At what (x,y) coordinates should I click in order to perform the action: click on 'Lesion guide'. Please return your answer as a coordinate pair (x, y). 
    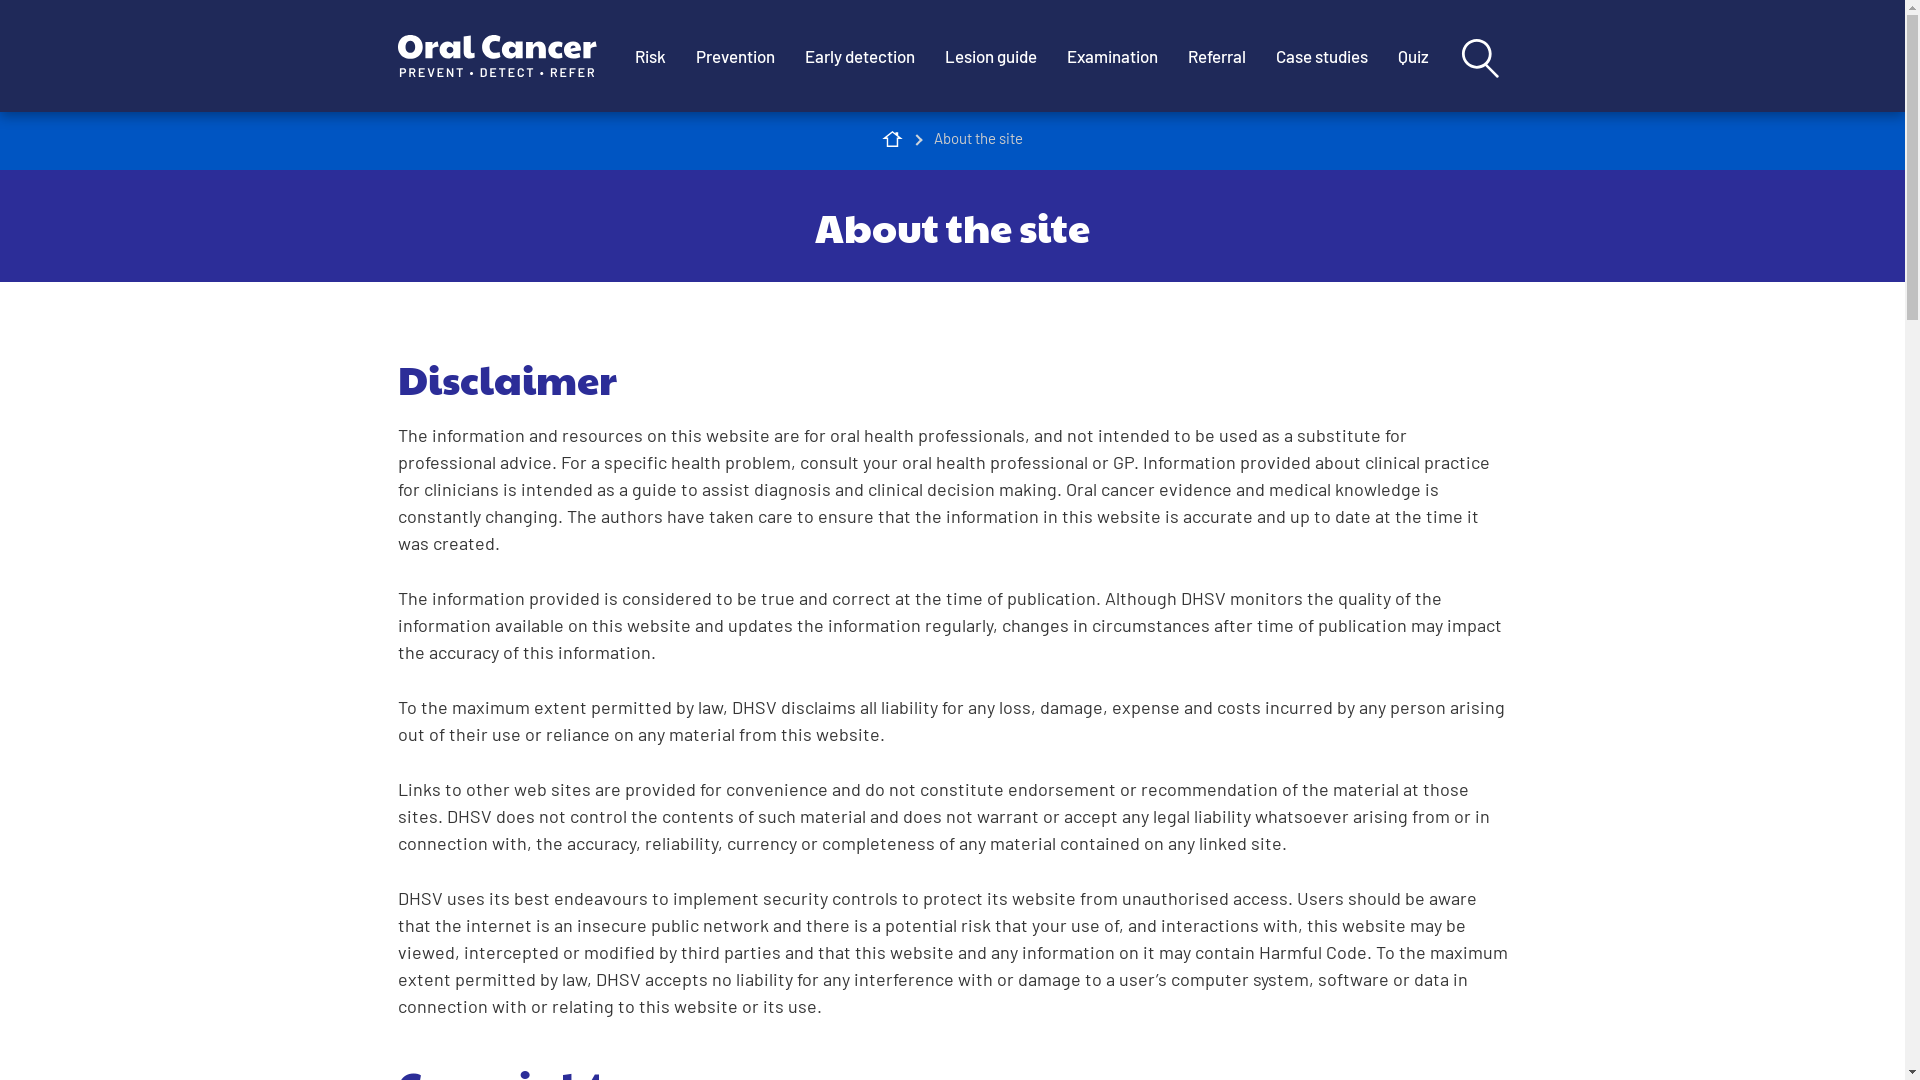
    Looking at the image, I should click on (990, 55).